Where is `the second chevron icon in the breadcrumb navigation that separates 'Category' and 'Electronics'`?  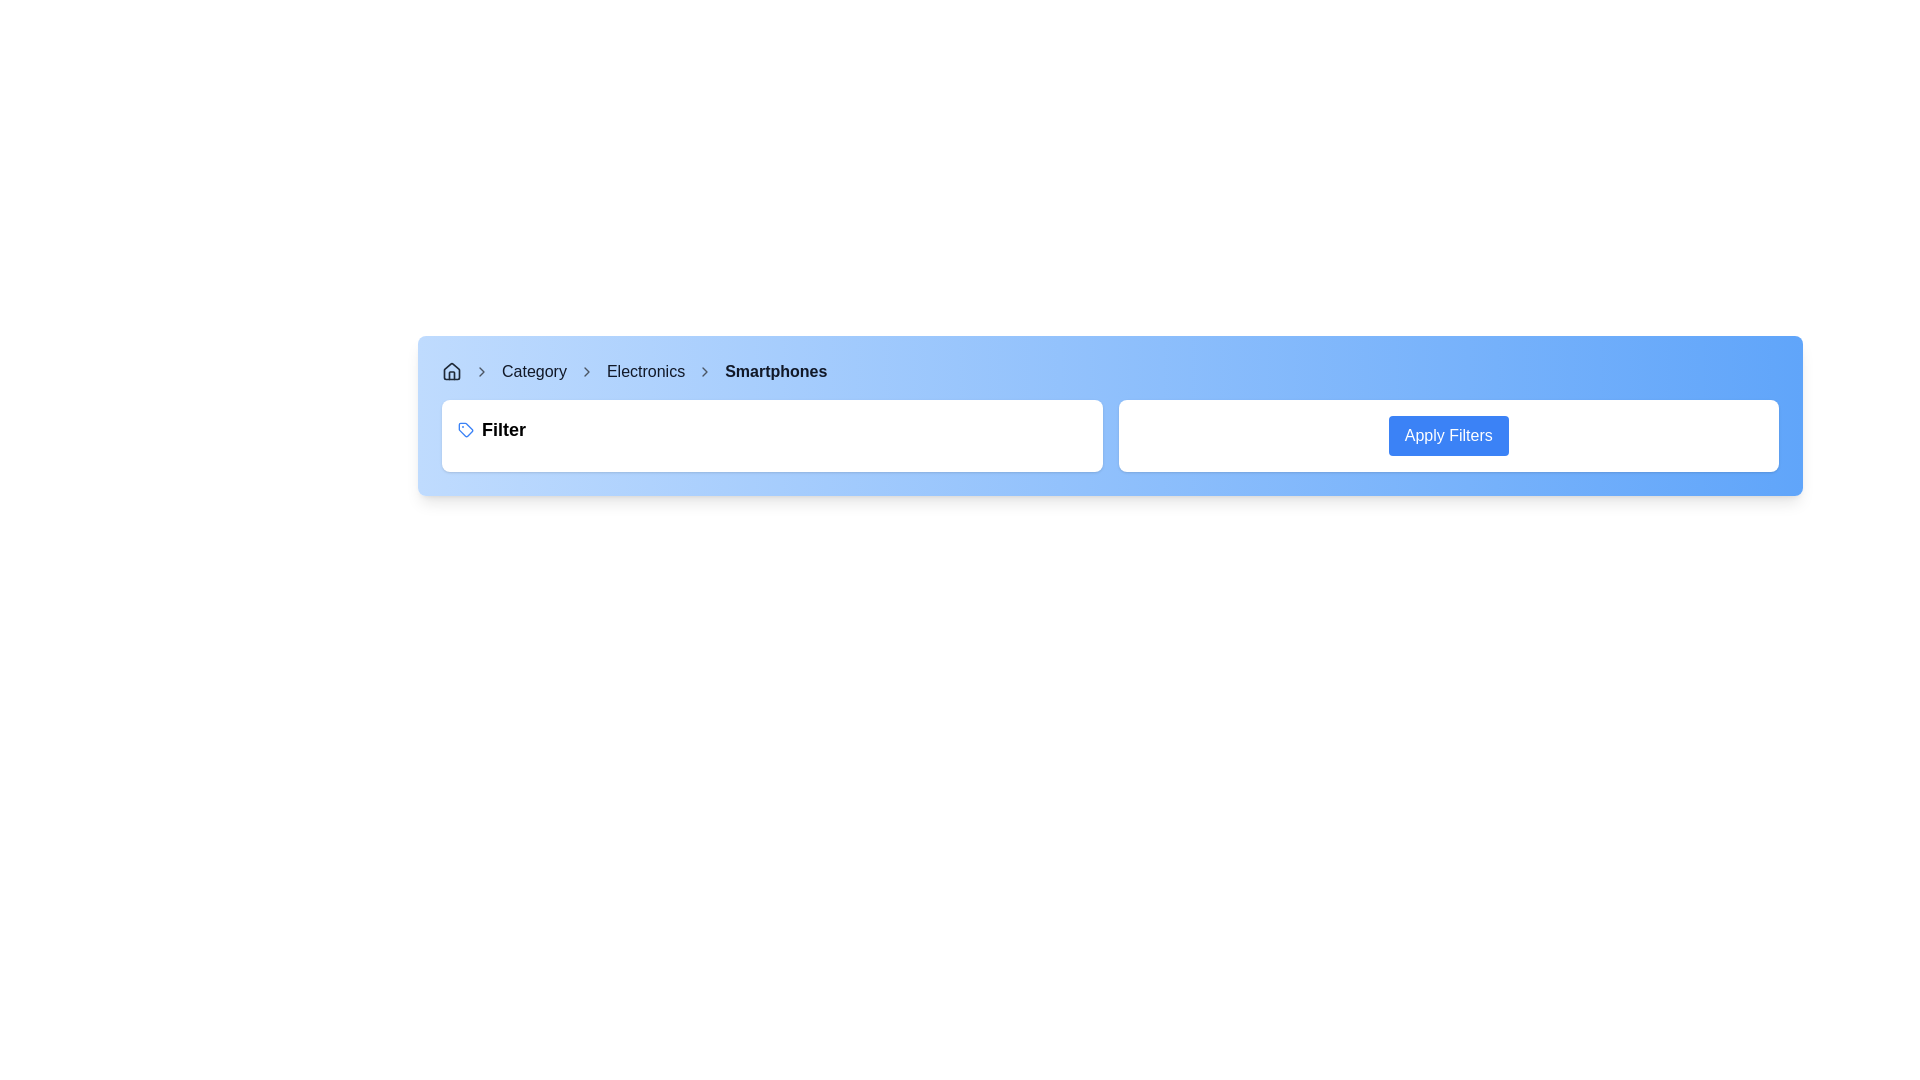 the second chevron icon in the breadcrumb navigation that separates 'Category' and 'Electronics' is located at coordinates (585, 371).